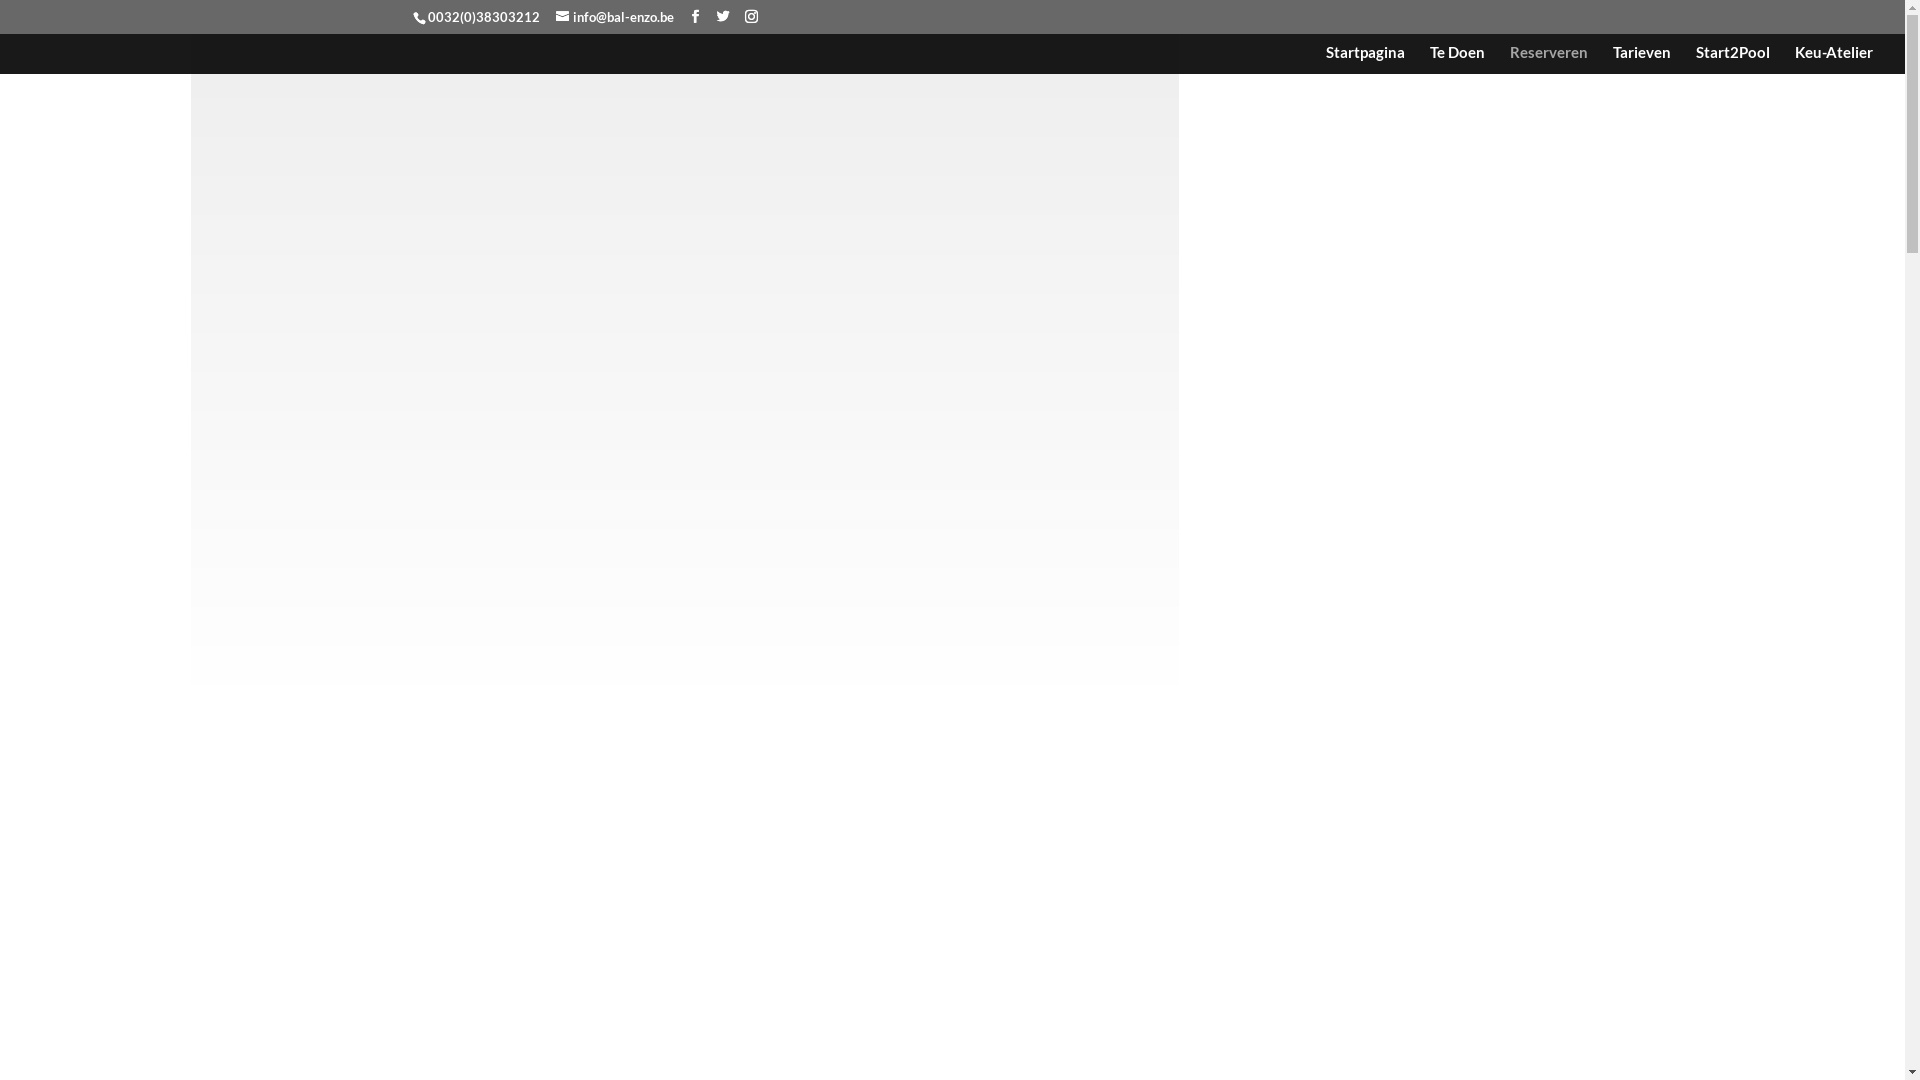 This screenshot has height=1080, width=1920. Describe the element at coordinates (1457, 58) in the screenshot. I see `'Te Doen'` at that location.